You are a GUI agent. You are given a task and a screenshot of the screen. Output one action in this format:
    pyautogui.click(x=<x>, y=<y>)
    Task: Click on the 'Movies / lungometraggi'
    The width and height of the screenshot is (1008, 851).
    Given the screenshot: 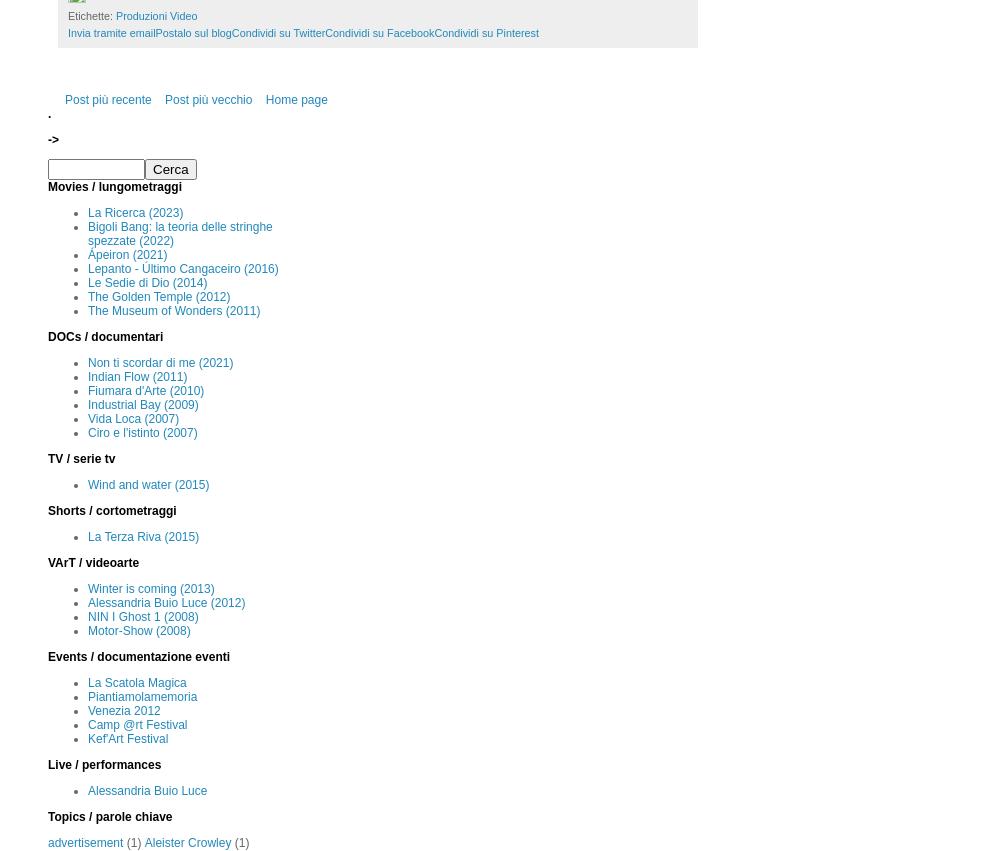 What is the action you would take?
    pyautogui.click(x=115, y=185)
    